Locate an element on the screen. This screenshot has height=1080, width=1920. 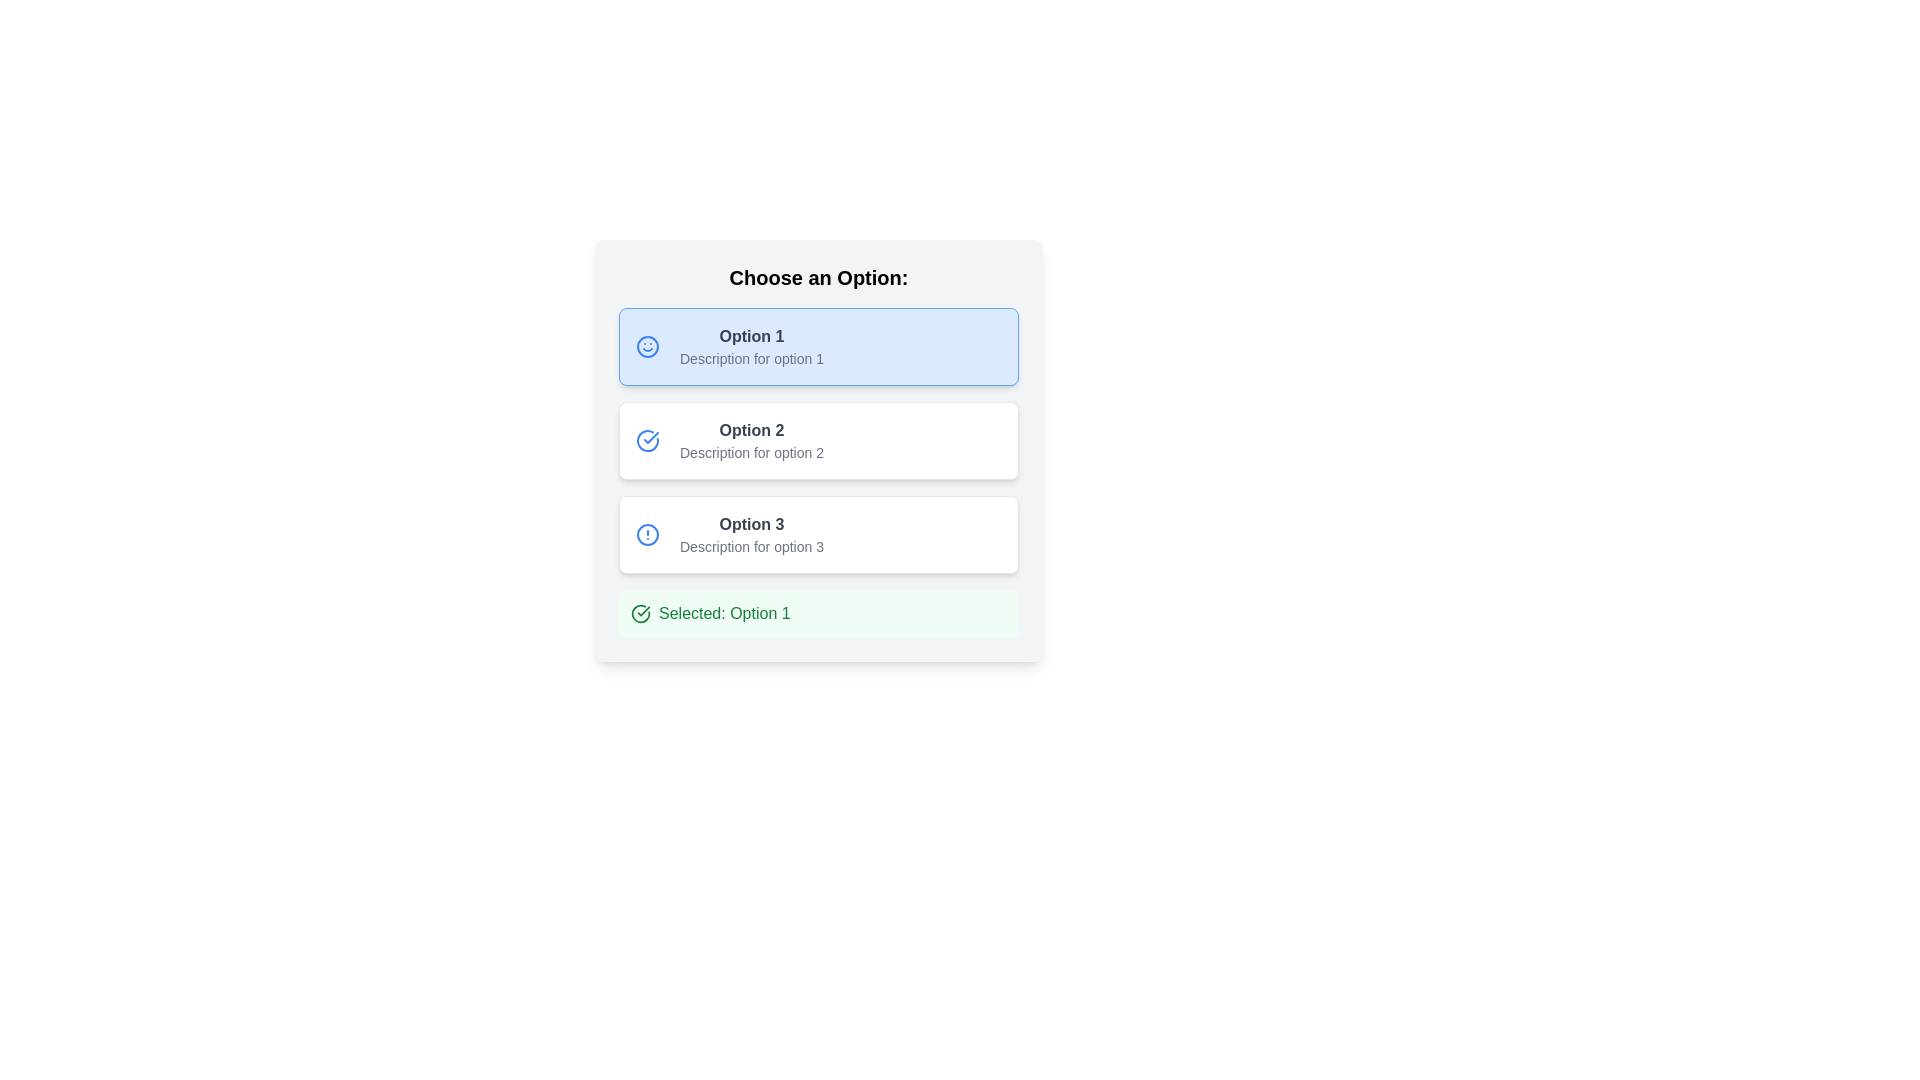
the informational Text label located below 'Option 3' inside the third selectable card in the vertical list of options is located at coordinates (751, 547).